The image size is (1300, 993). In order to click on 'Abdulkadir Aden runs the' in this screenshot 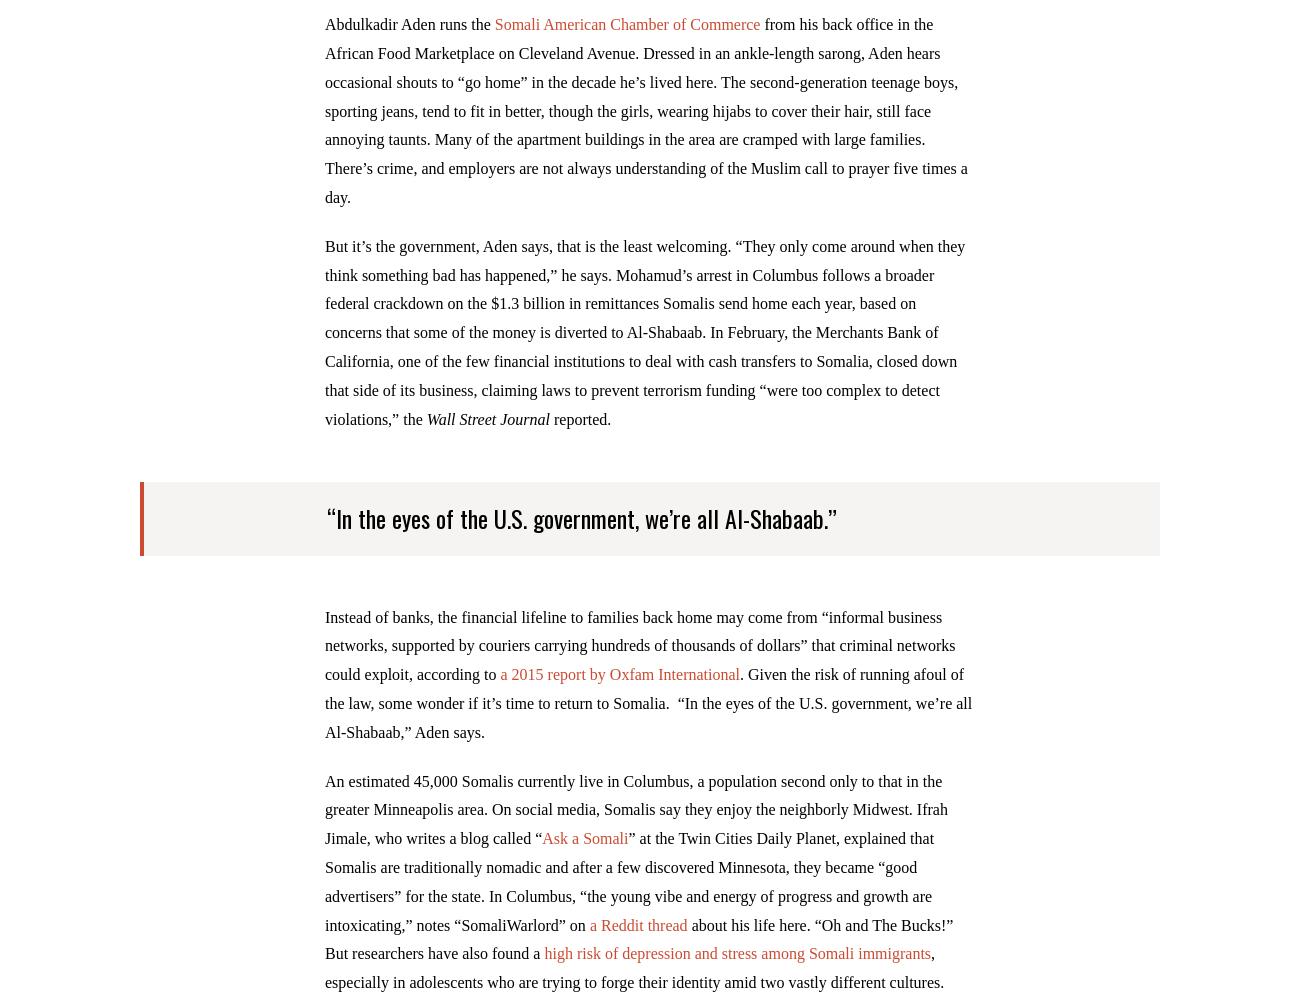, I will do `click(409, 37)`.